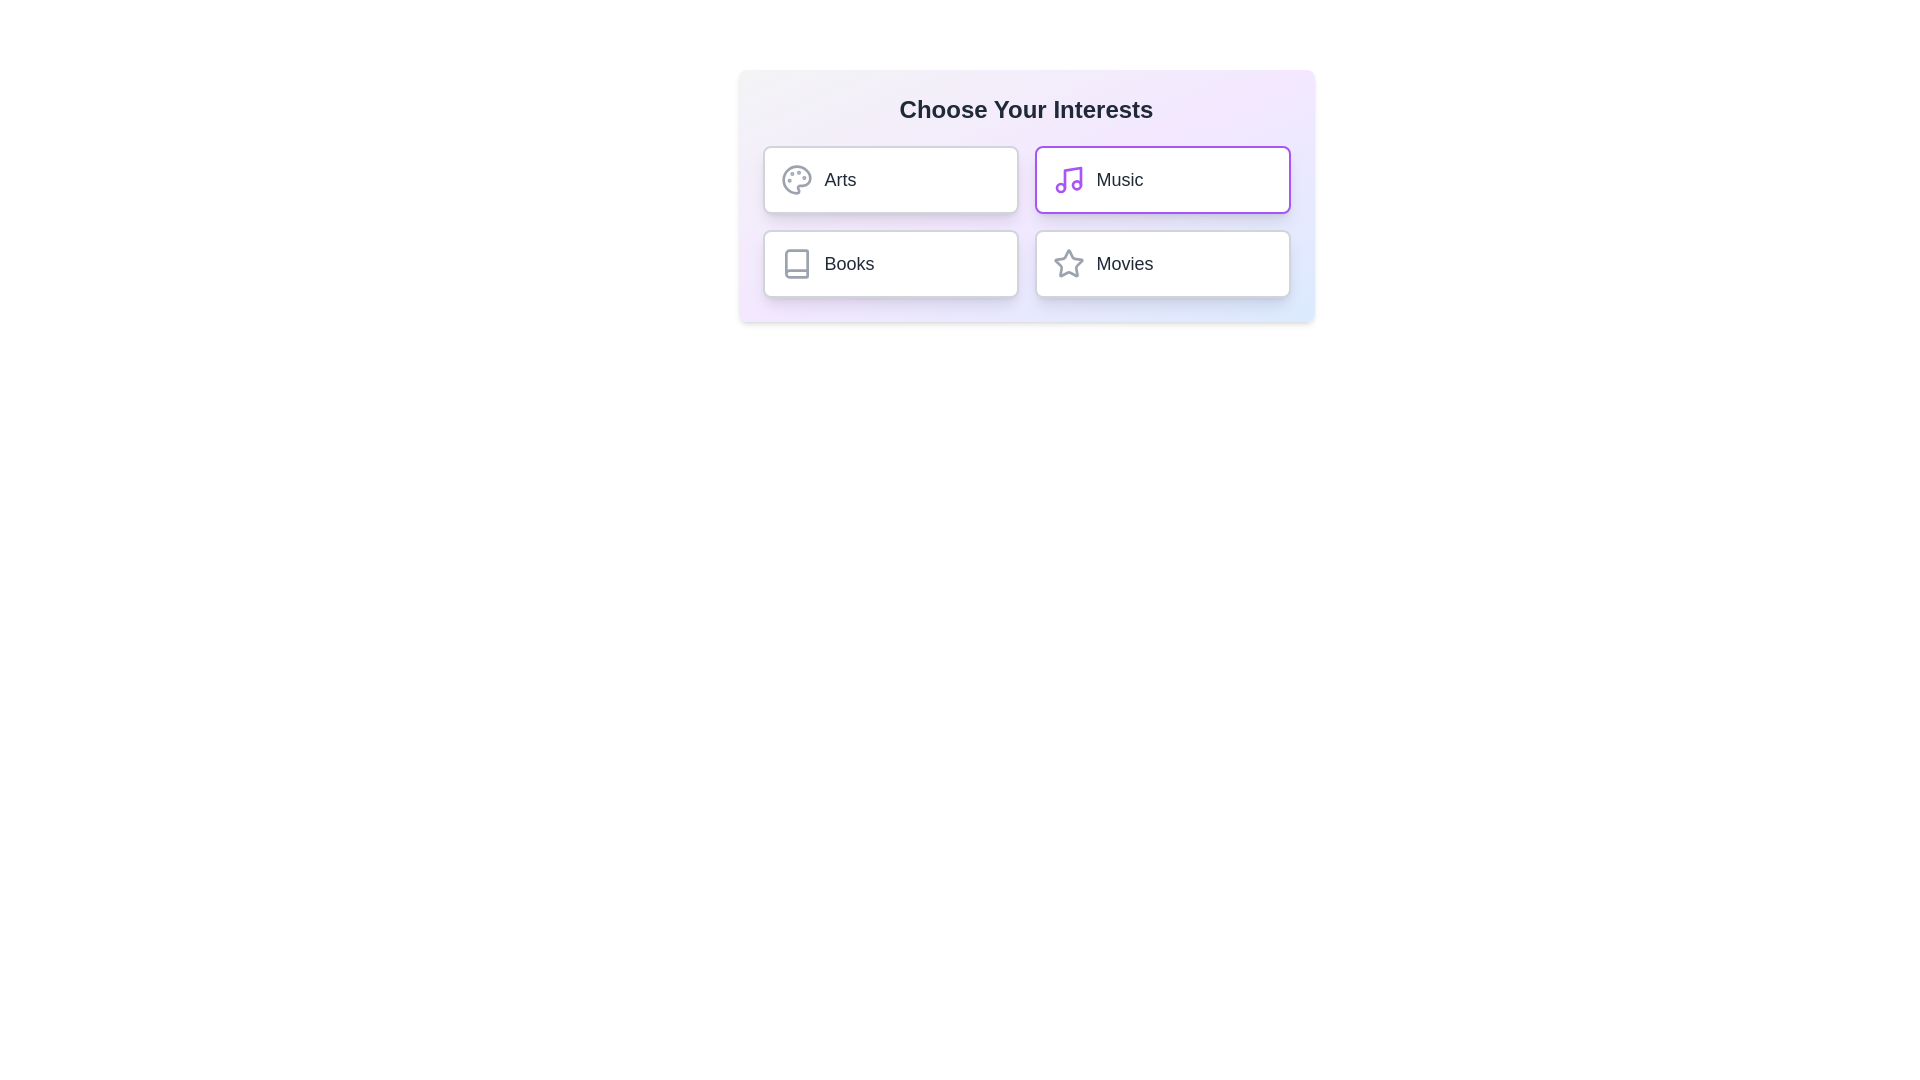 The height and width of the screenshot is (1080, 1920). What do you see at coordinates (1162, 180) in the screenshot?
I see `the chip labeled Music to observe its hover effect` at bounding box center [1162, 180].